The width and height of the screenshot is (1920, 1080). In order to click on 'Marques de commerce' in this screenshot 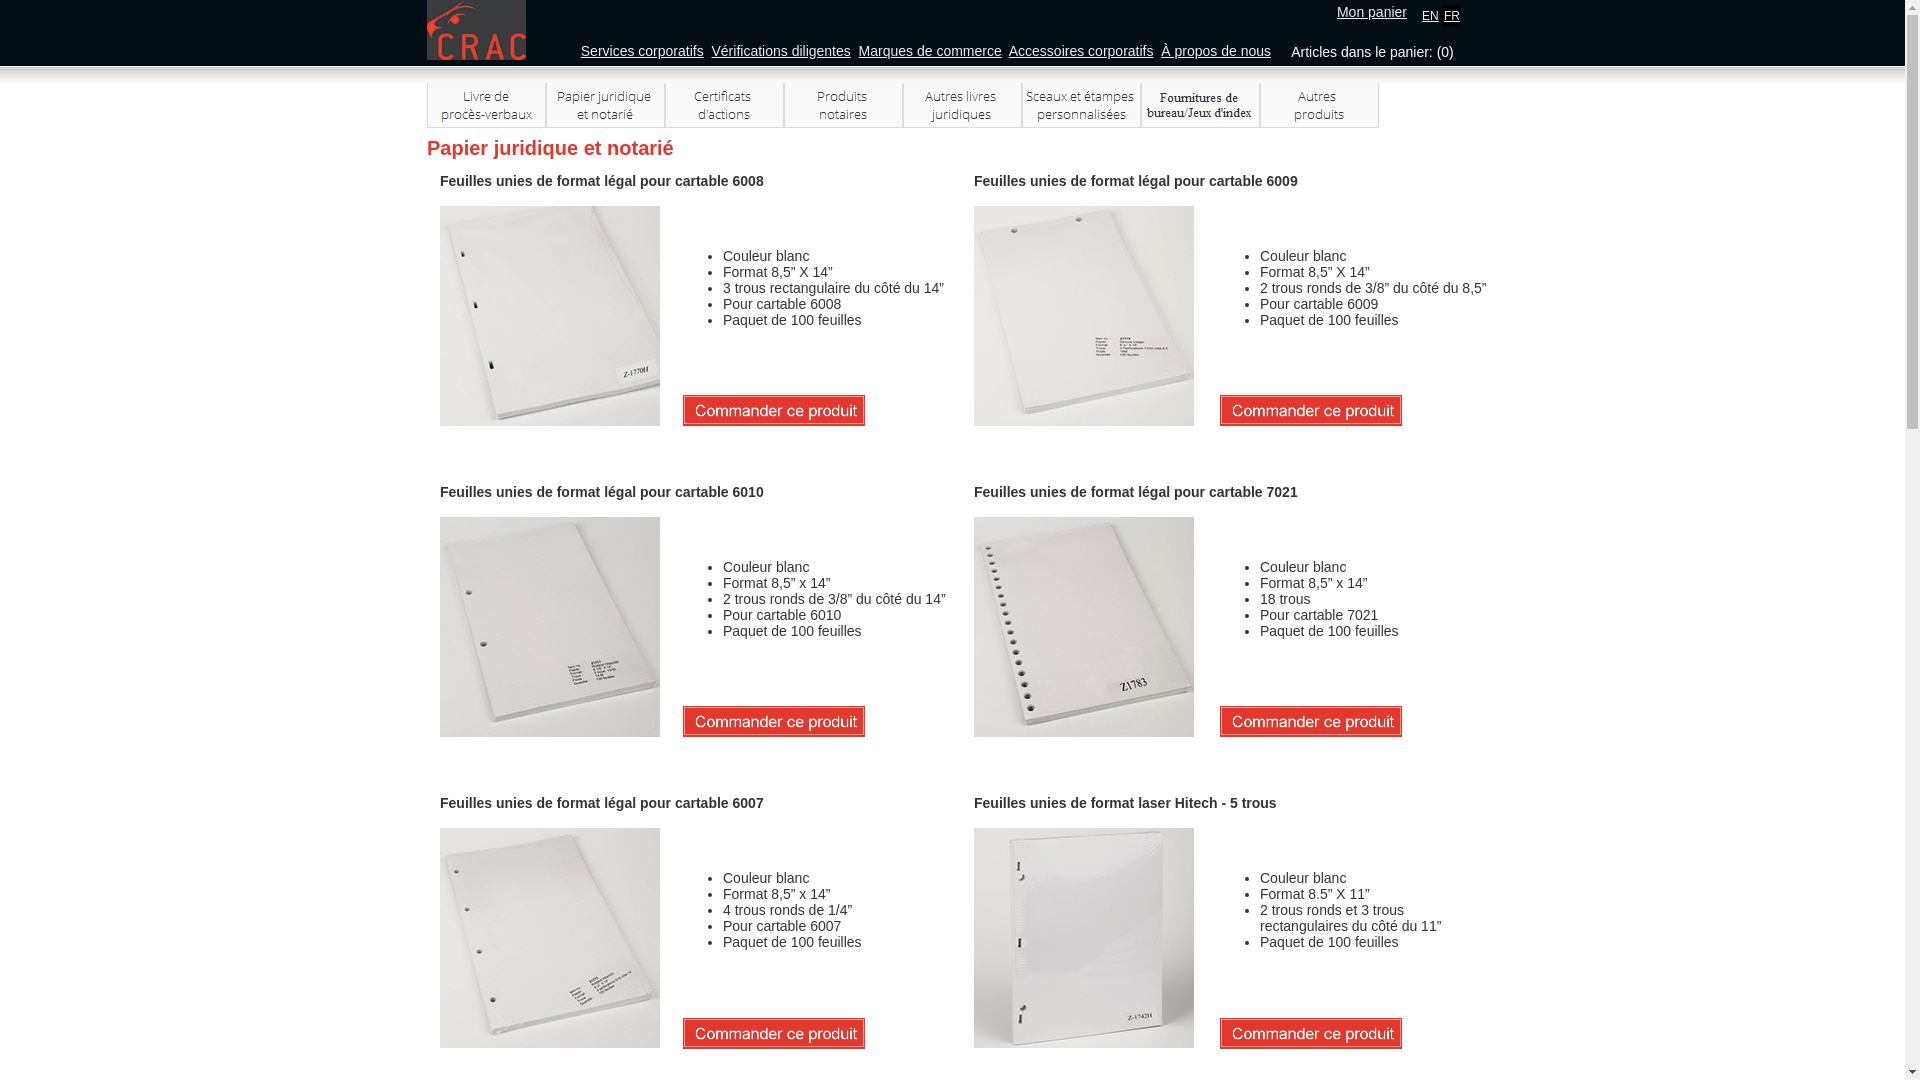, I will do `click(859, 49)`.